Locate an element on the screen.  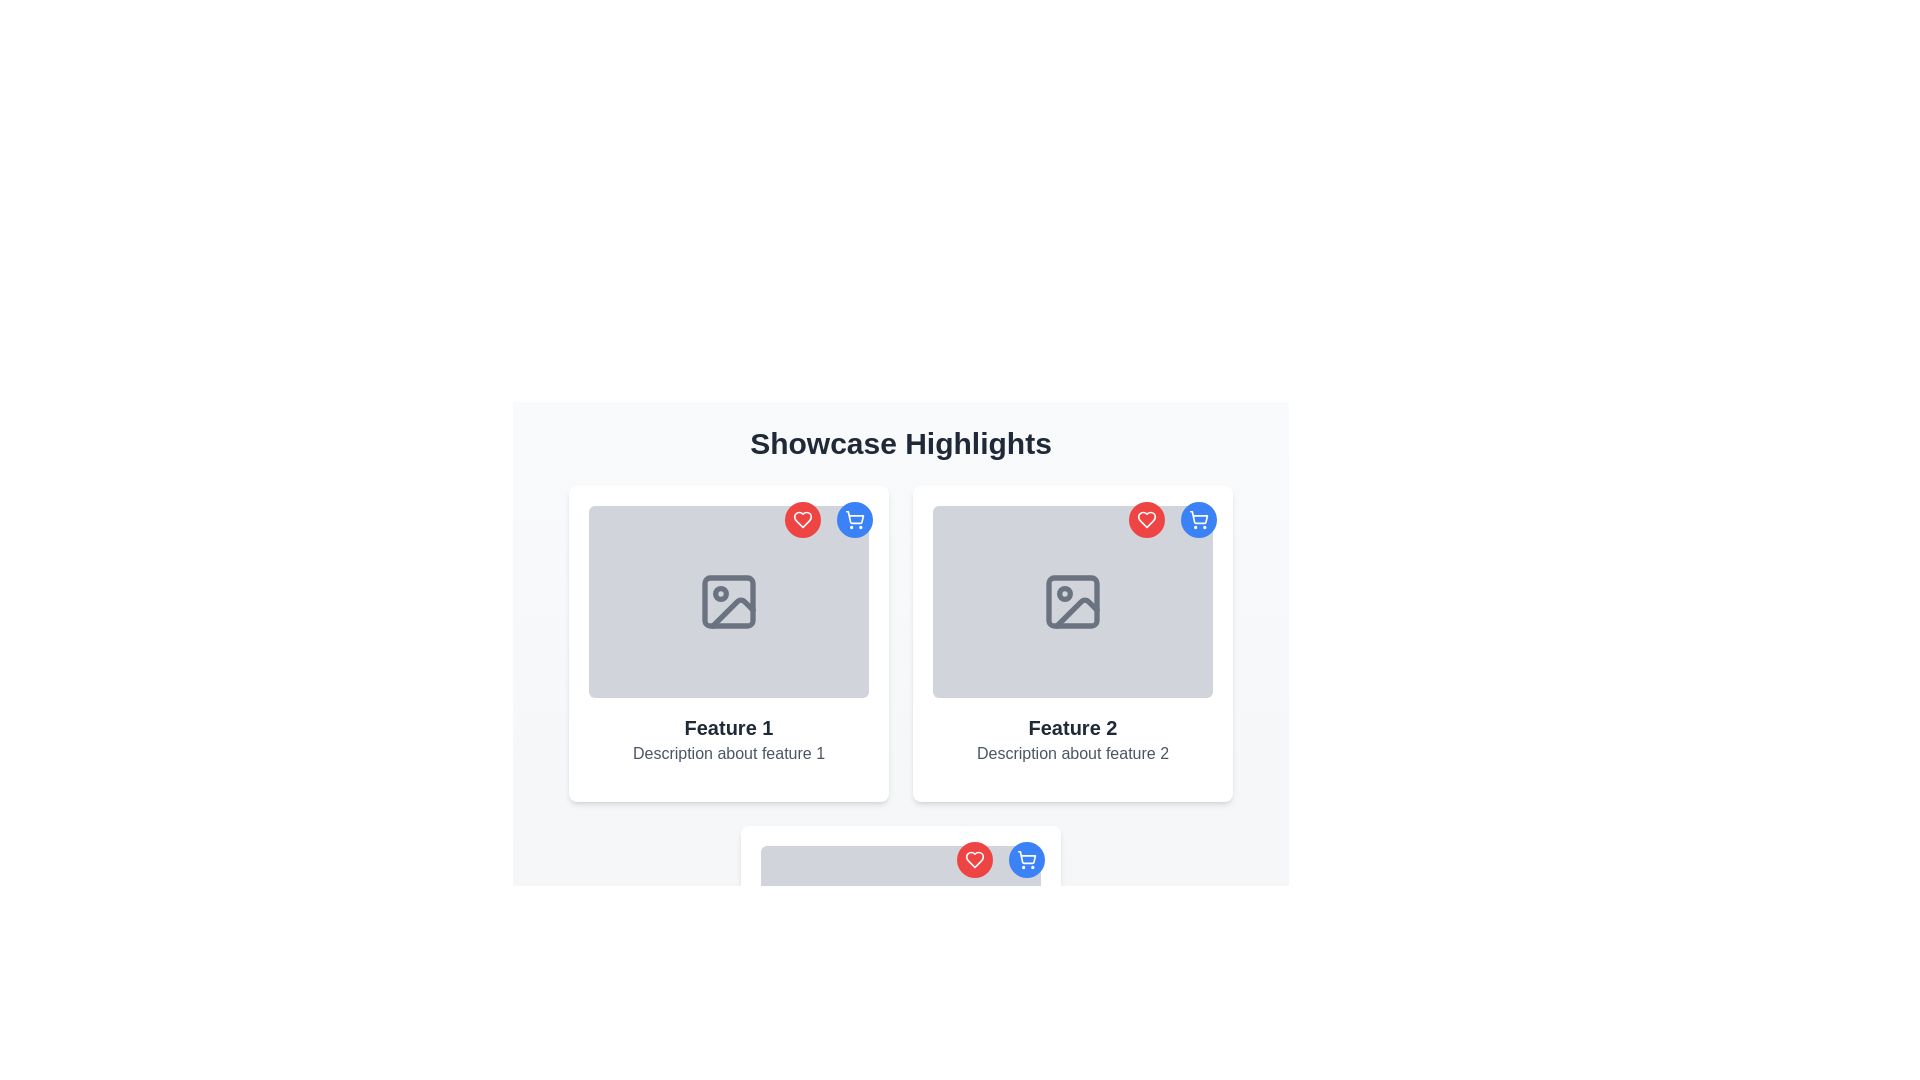
the icon button located in the top-right corner of the 'Feature 2' box in the 'Showcase Highlights' section is located at coordinates (854, 519).